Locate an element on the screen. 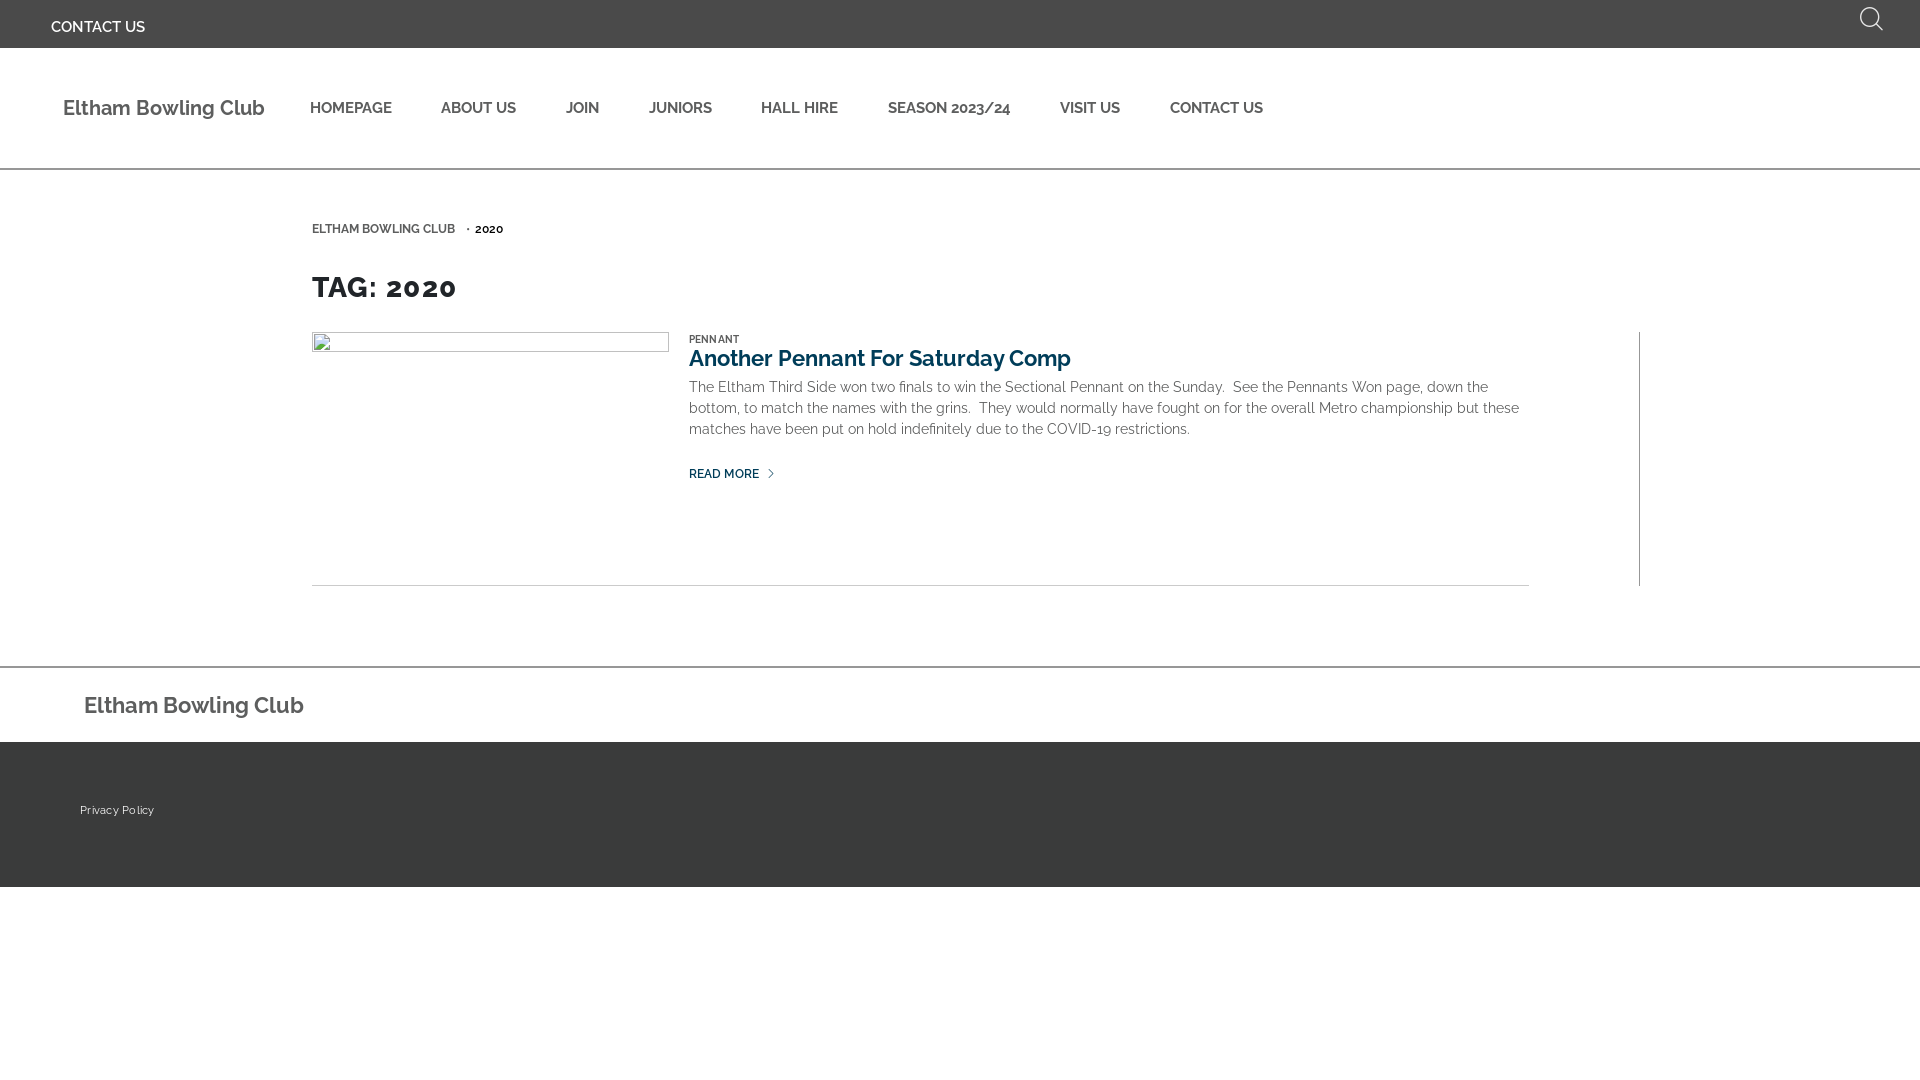 This screenshot has height=1080, width=1920. 'READ MORE' is located at coordinates (689, 474).